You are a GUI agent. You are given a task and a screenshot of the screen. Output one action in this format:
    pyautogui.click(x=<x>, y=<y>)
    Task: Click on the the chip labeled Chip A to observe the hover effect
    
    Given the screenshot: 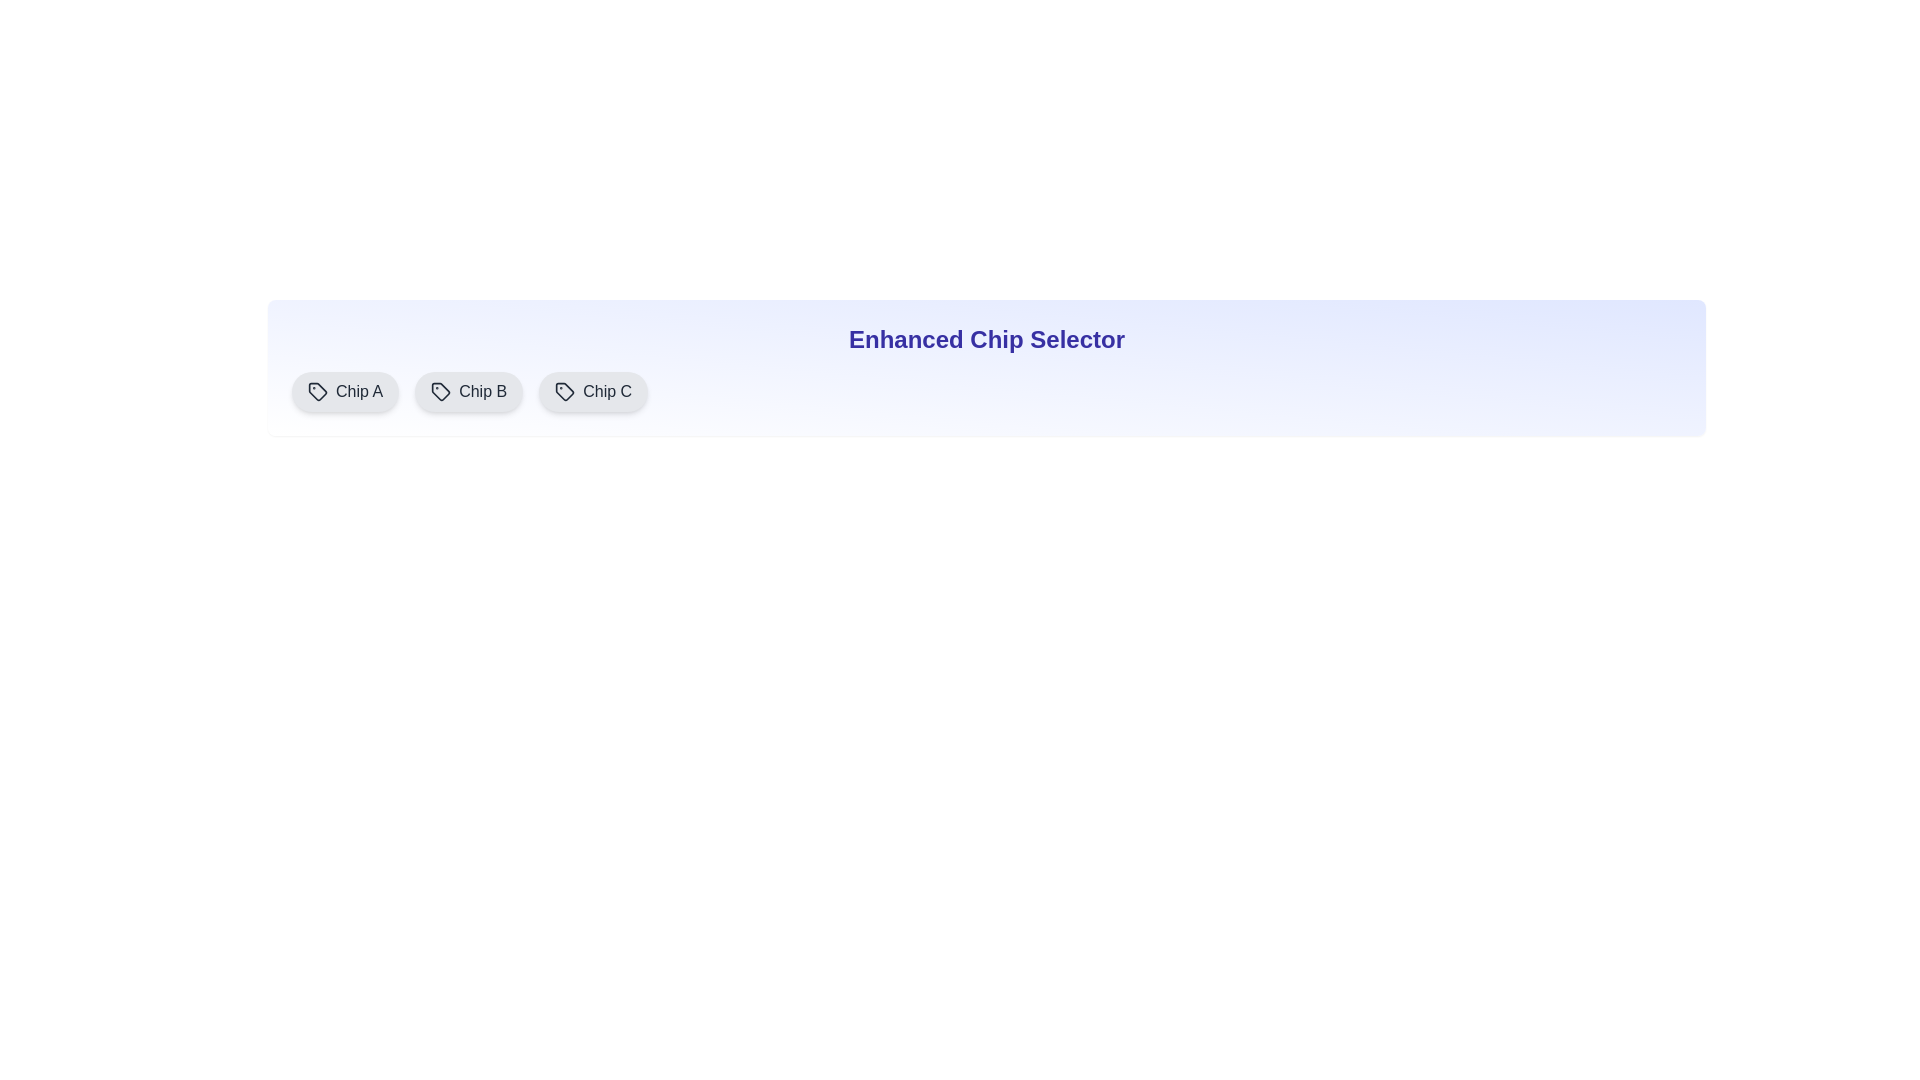 What is the action you would take?
    pyautogui.click(x=345, y=392)
    